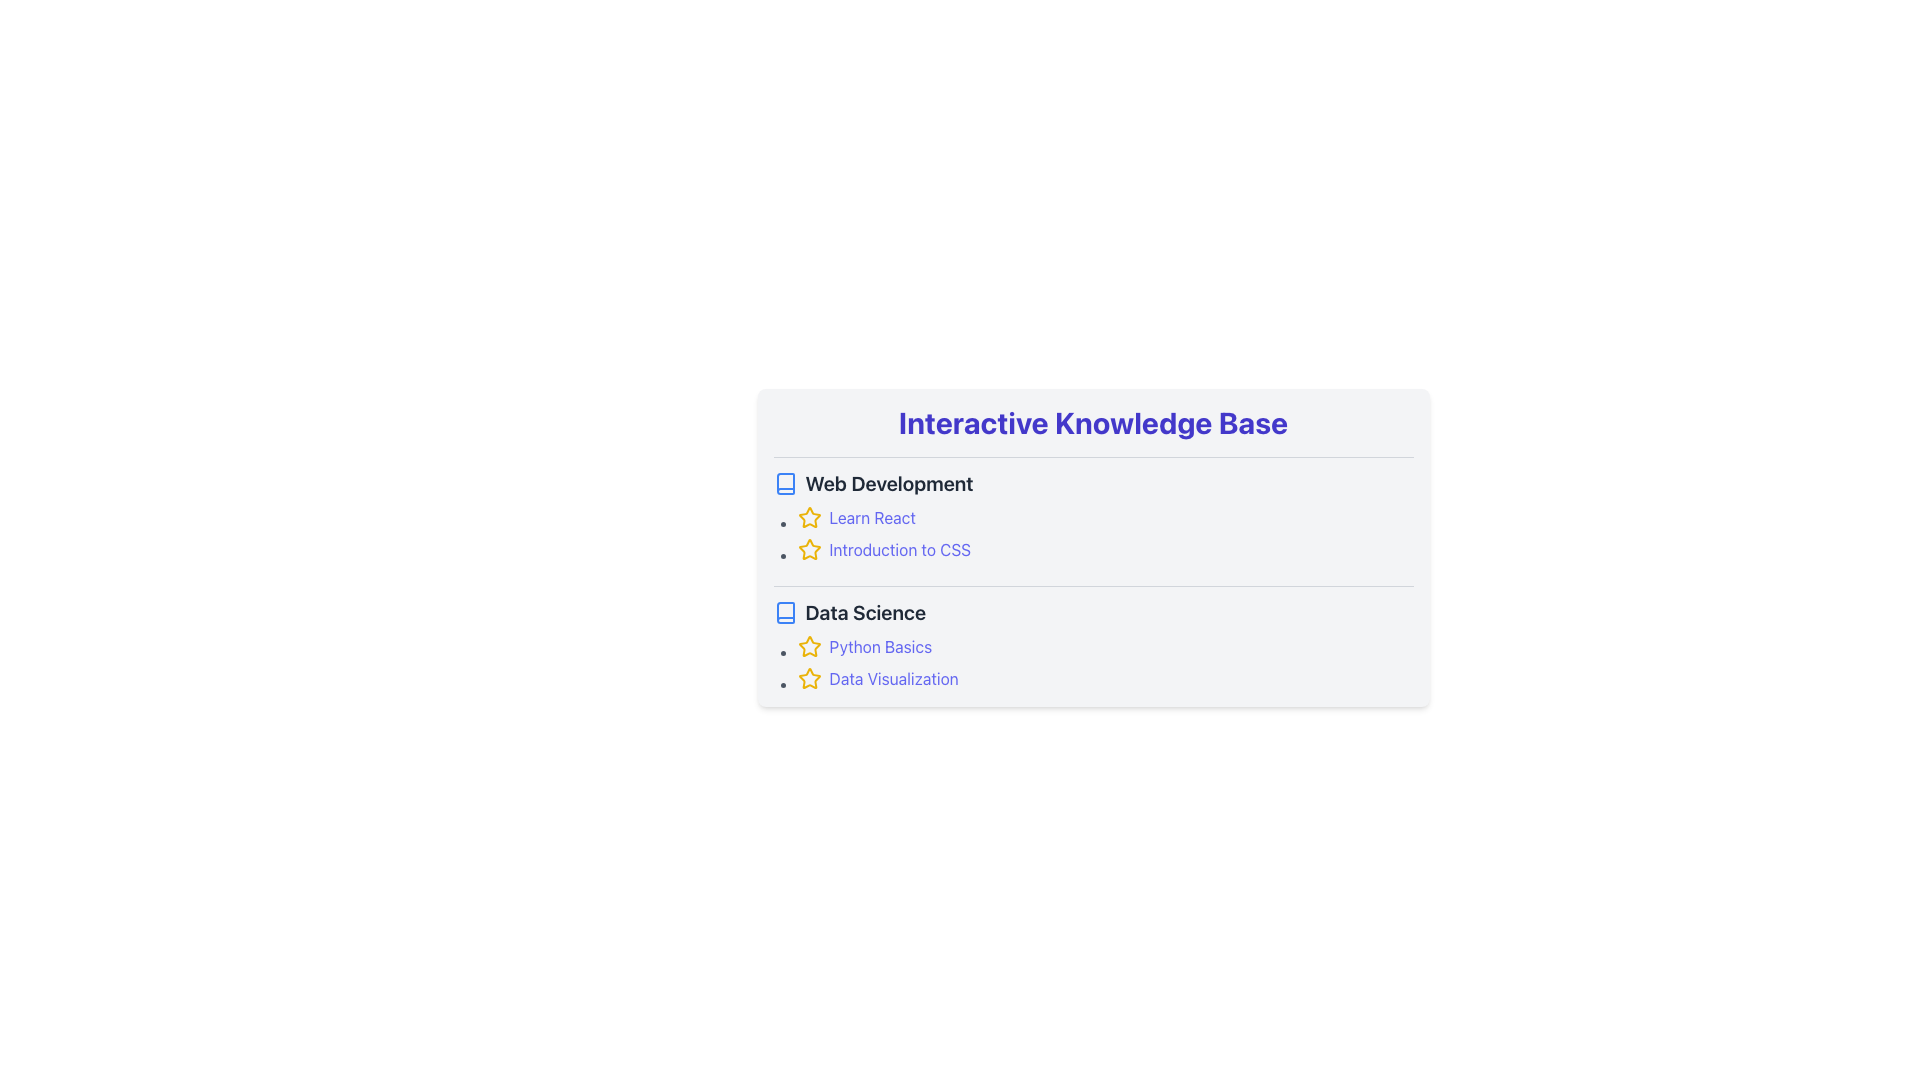  Describe the element at coordinates (809, 647) in the screenshot. I see `the star icon indicating the favorite status for the 'Python Basics' topic in the 'Interactive Knowledge Base', located in the 'Data Science' section` at that location.